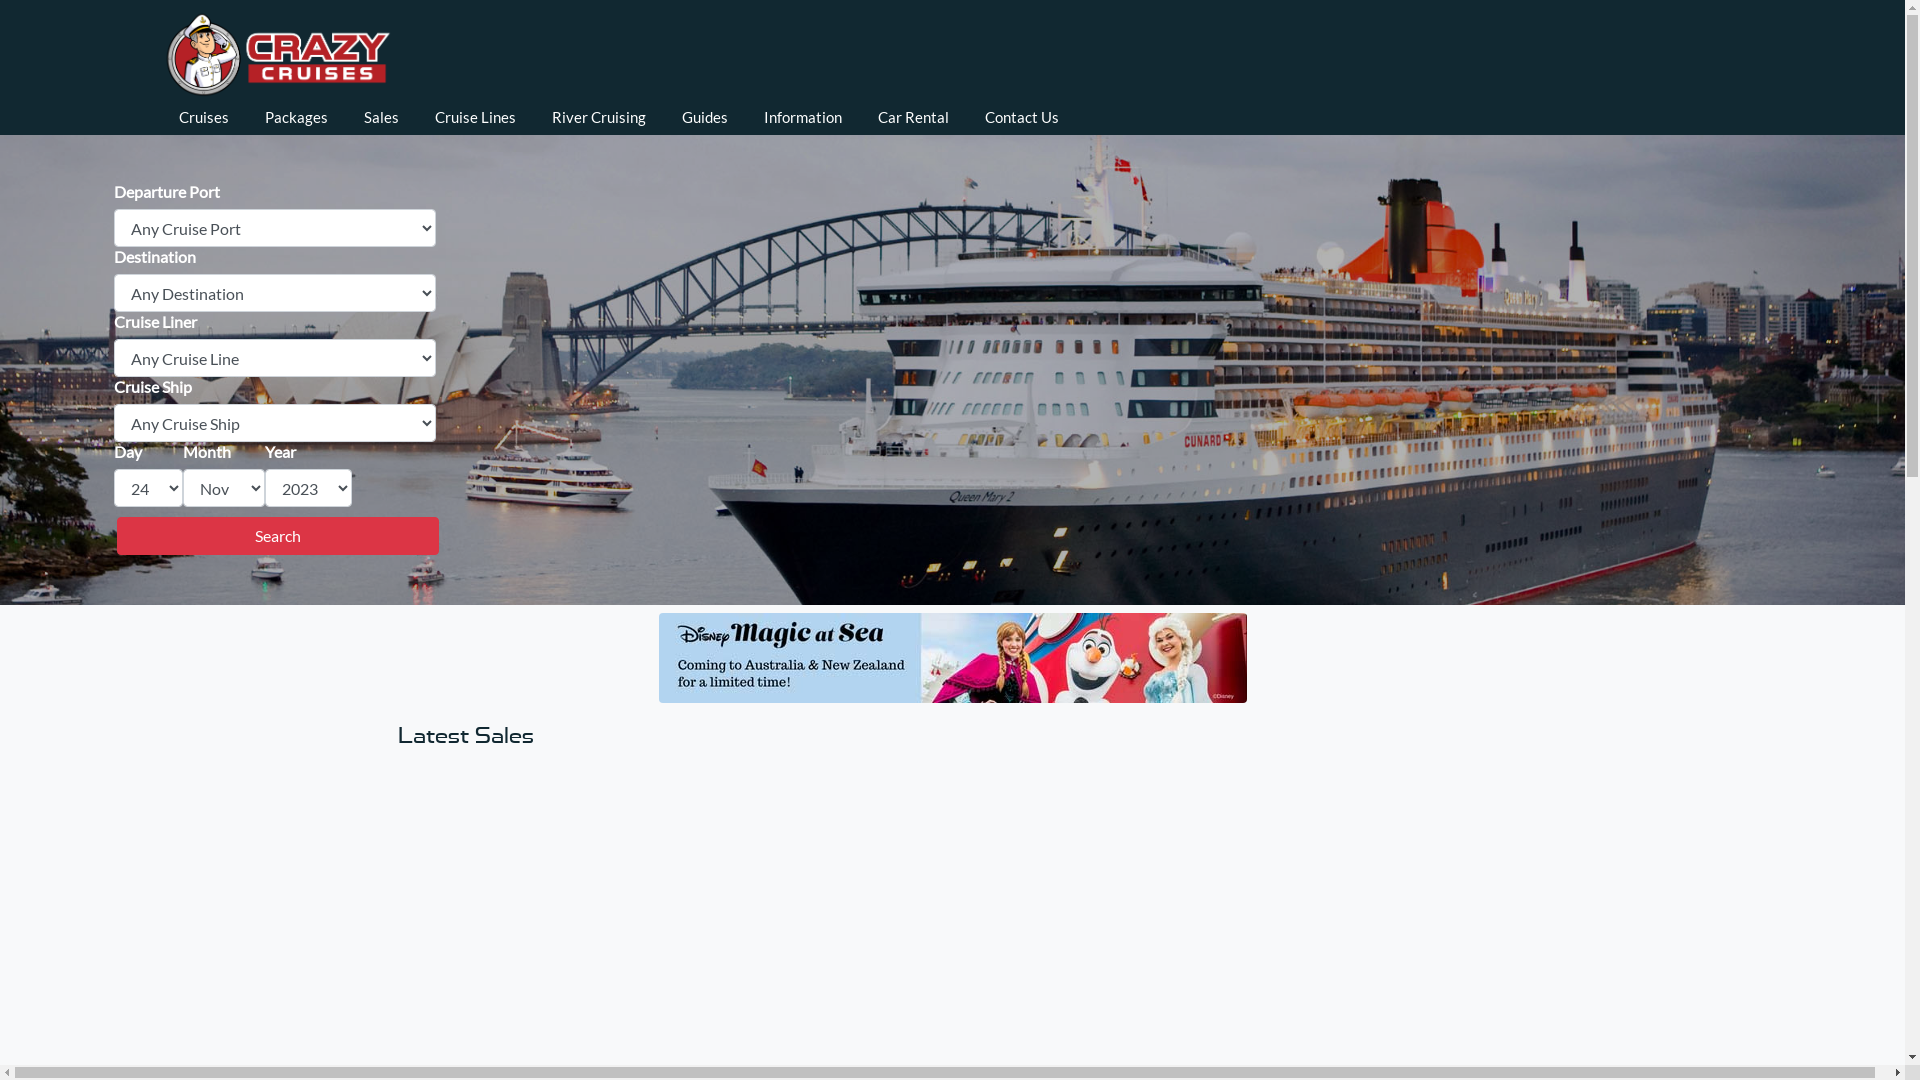 The image size is (1920, 1080). What do you see at coordinates (912, 117) in the screenshot?
I see `'Car Rental'` at bounding box center [912, 117].